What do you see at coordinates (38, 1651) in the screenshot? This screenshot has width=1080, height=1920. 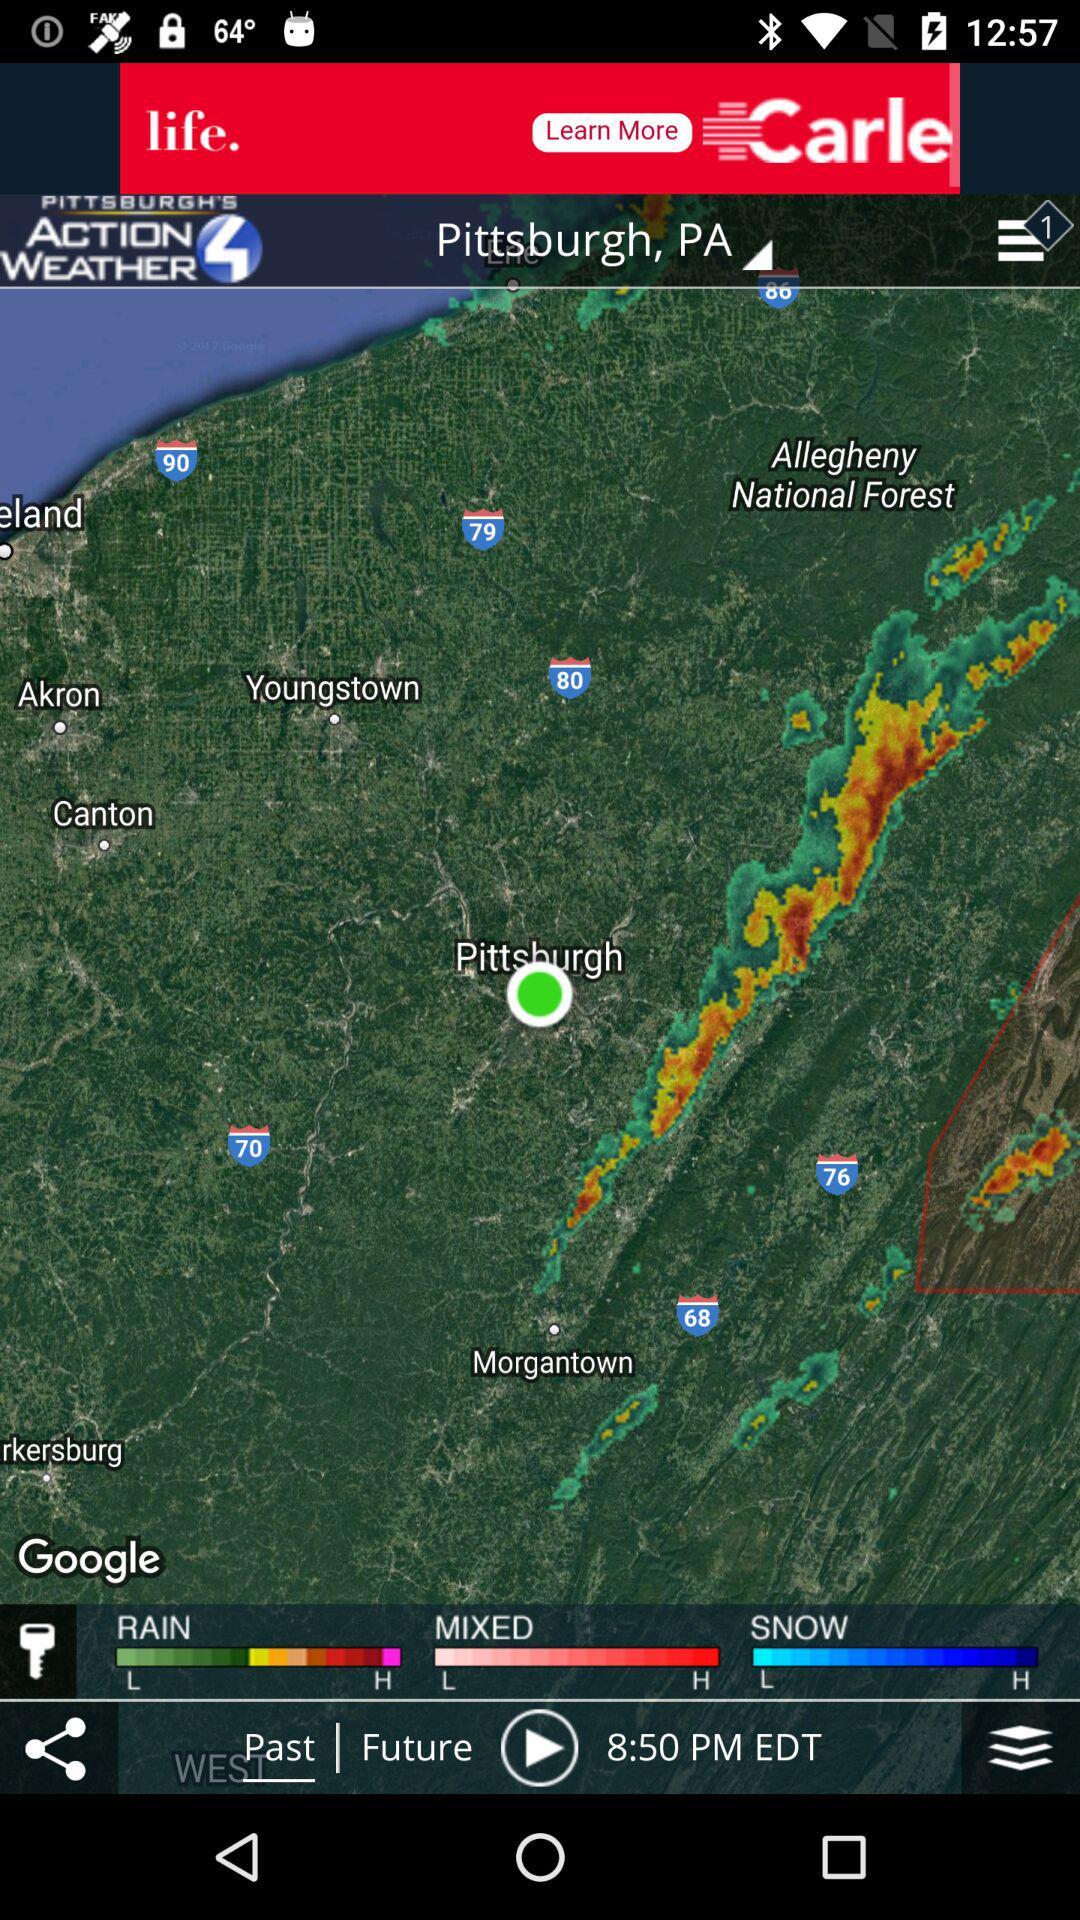 I see `access password` at bounding box center [38, 1651].